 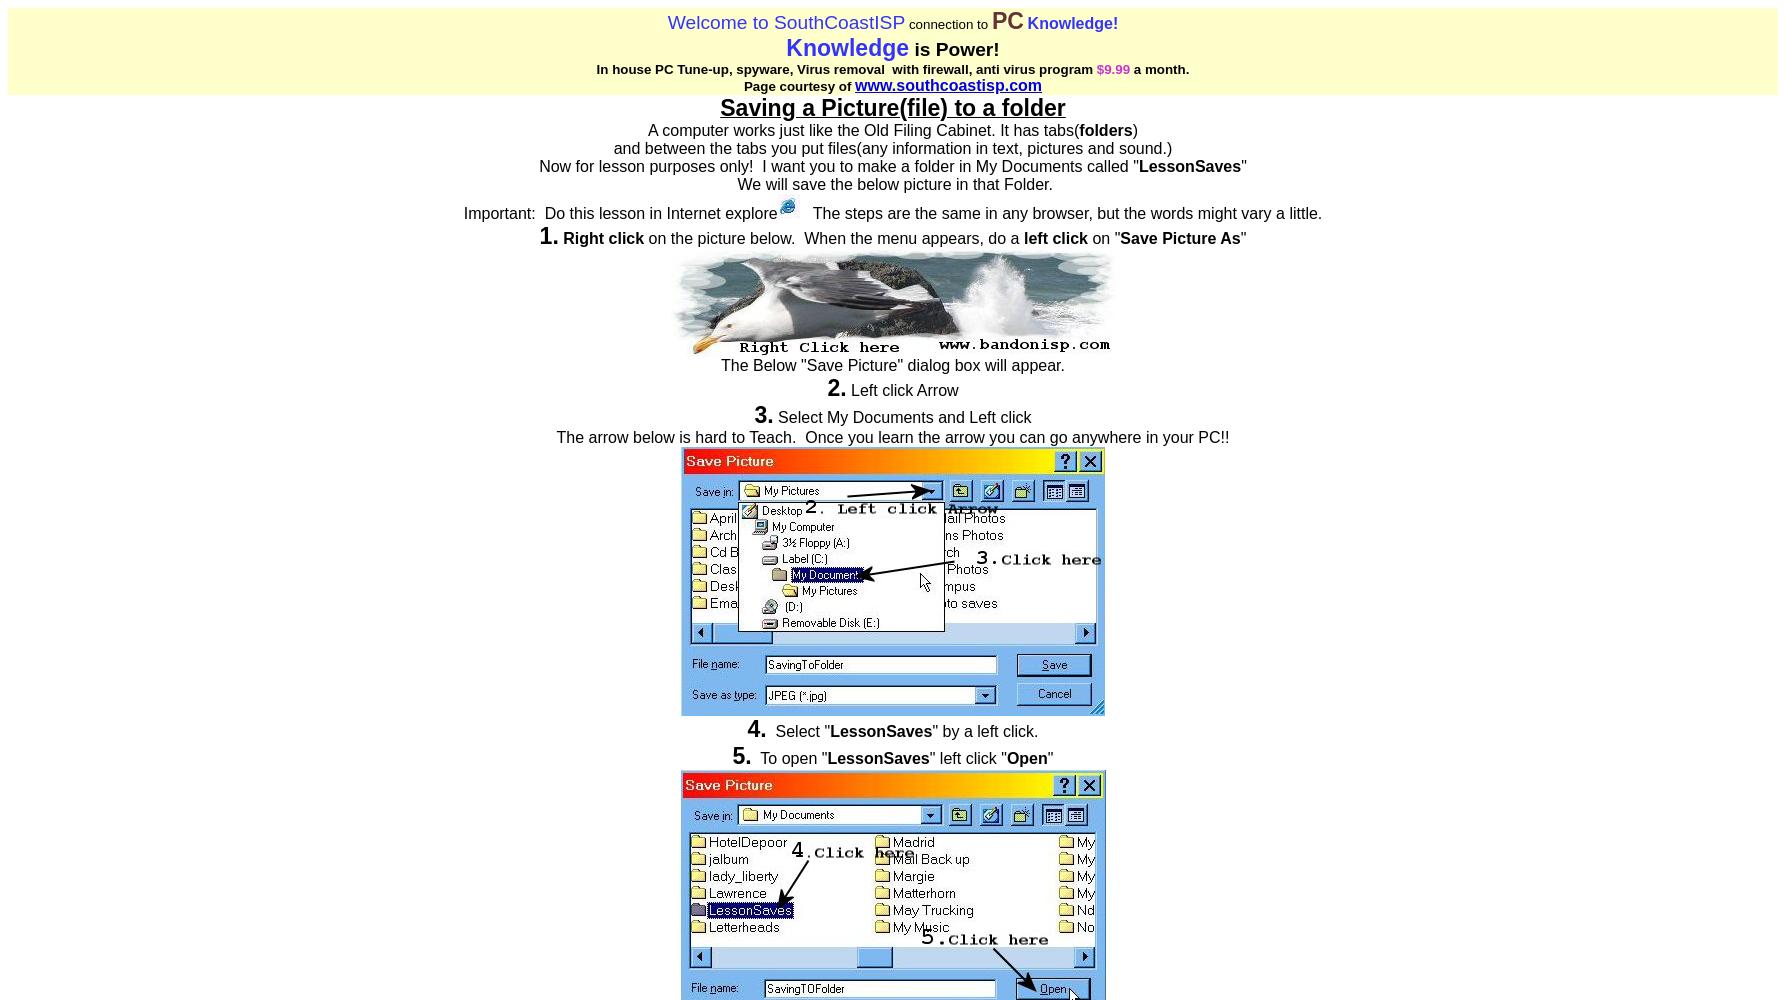 What do you see at coordinates (554, 437) in the screenshot?
I see `'The arrow below is hard to
Teach.  Once you learn the arrow you
can go anywhere in your PC!!'` at bounding box center [554, 437].